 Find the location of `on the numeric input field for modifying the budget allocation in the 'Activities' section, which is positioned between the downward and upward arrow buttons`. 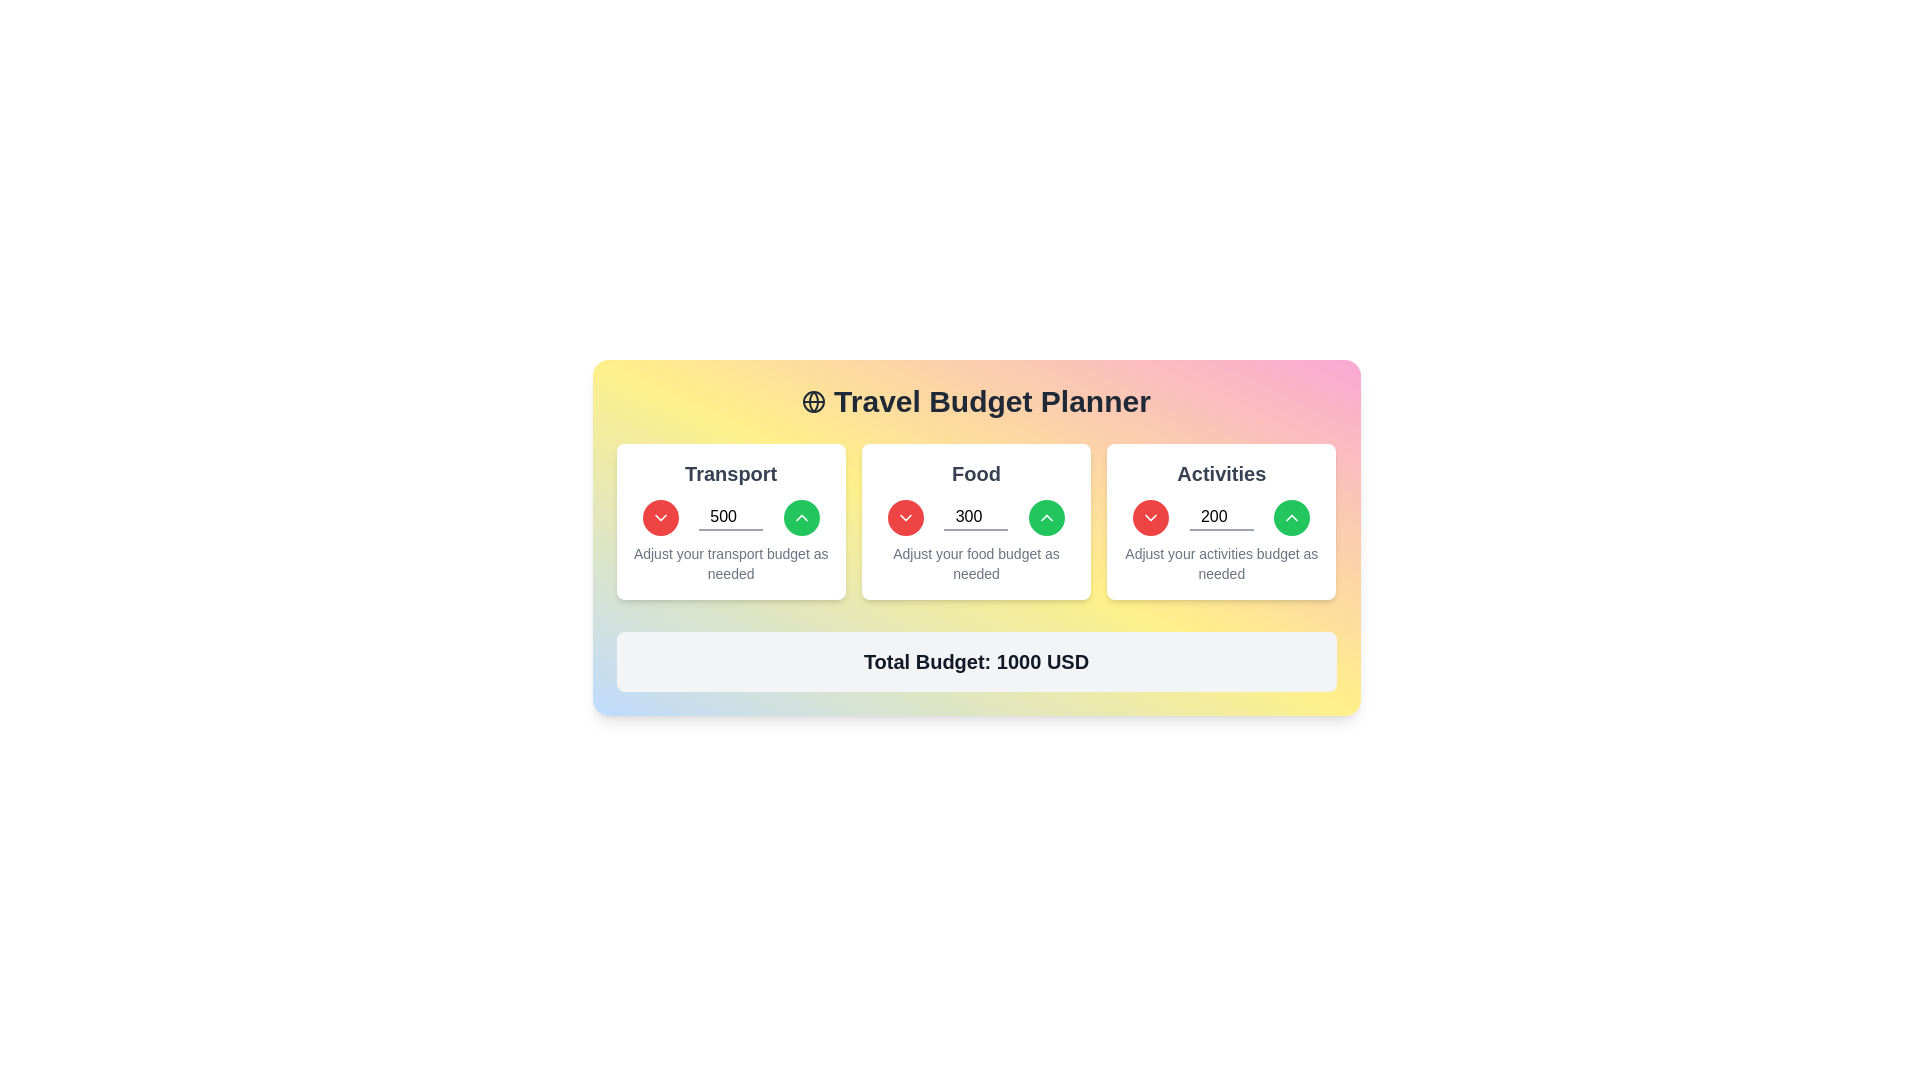

on the numeric input field for modifying the budget allocation in the 'Activities' section, which is positioned between the downward and upward arrow buttons is located at coordinates (1220, 516).